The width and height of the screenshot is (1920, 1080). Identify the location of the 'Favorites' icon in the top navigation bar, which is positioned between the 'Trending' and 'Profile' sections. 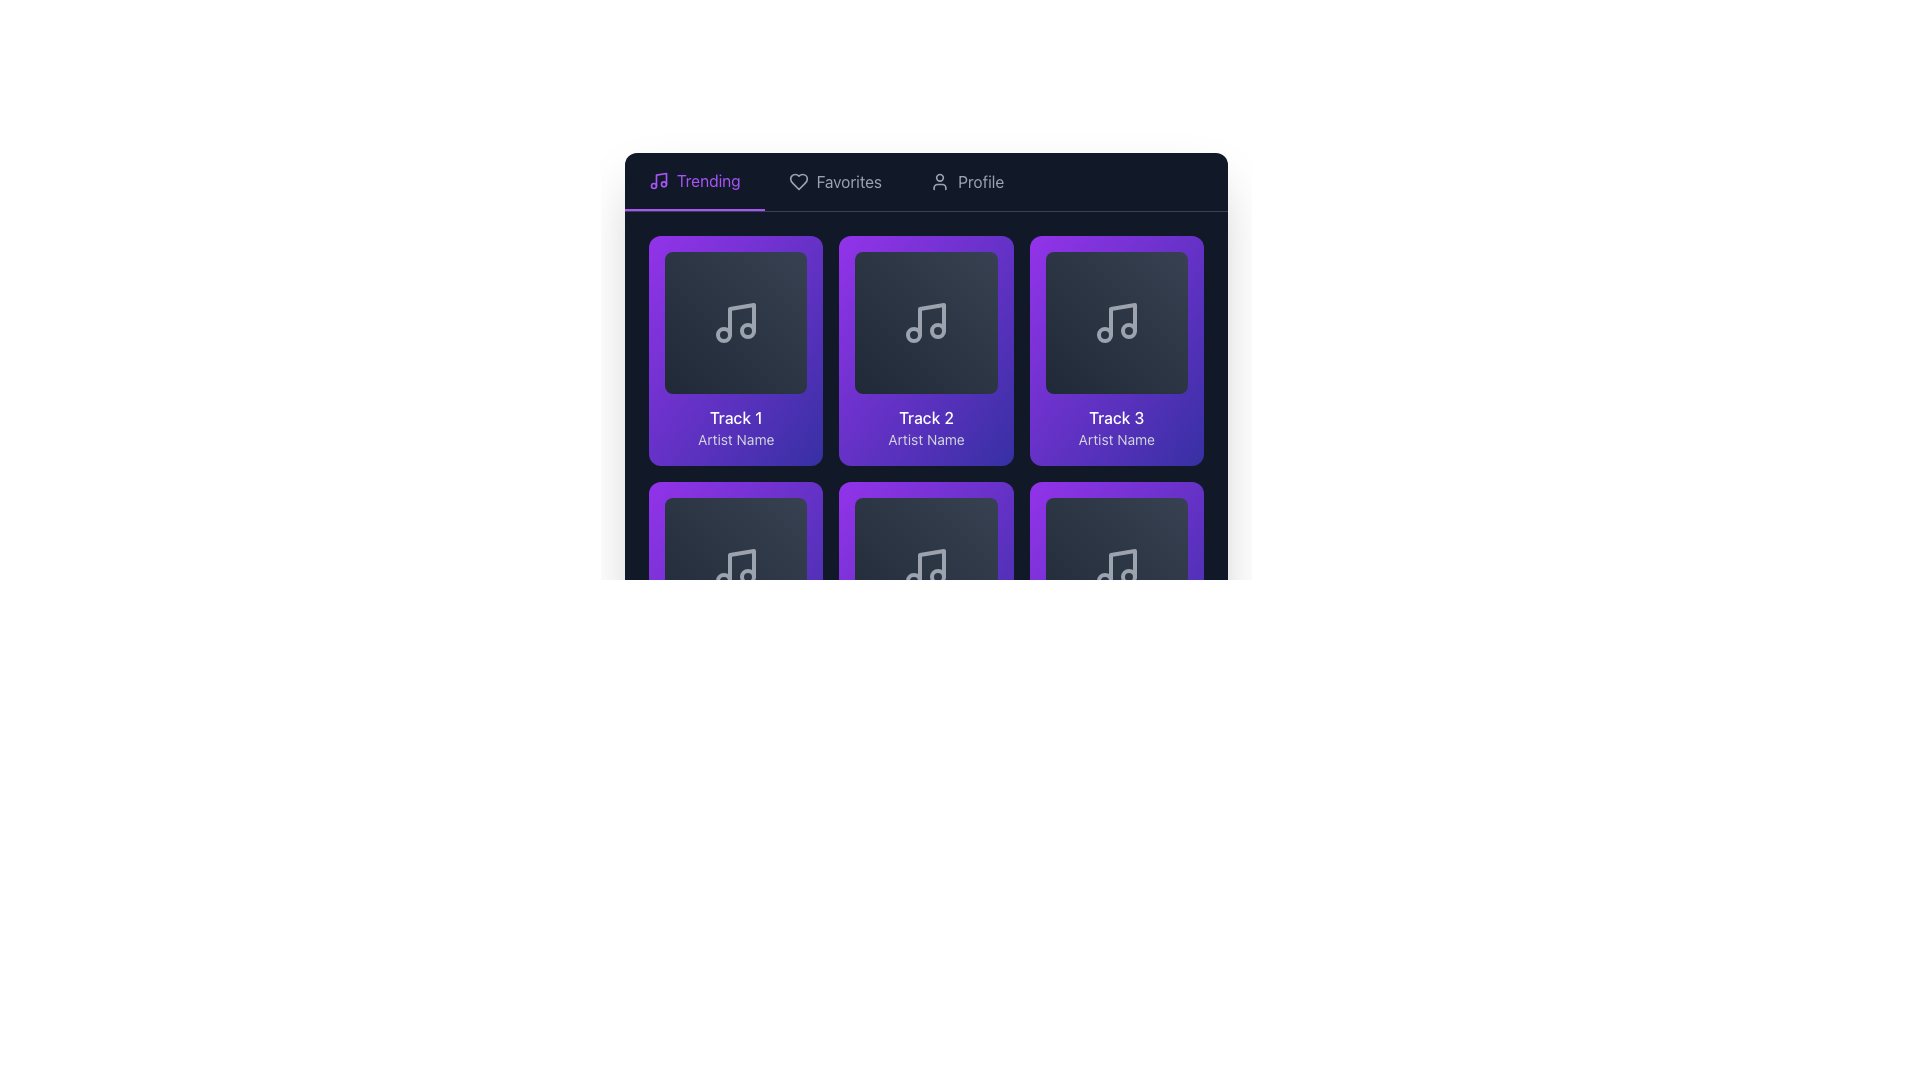
(797, 181).